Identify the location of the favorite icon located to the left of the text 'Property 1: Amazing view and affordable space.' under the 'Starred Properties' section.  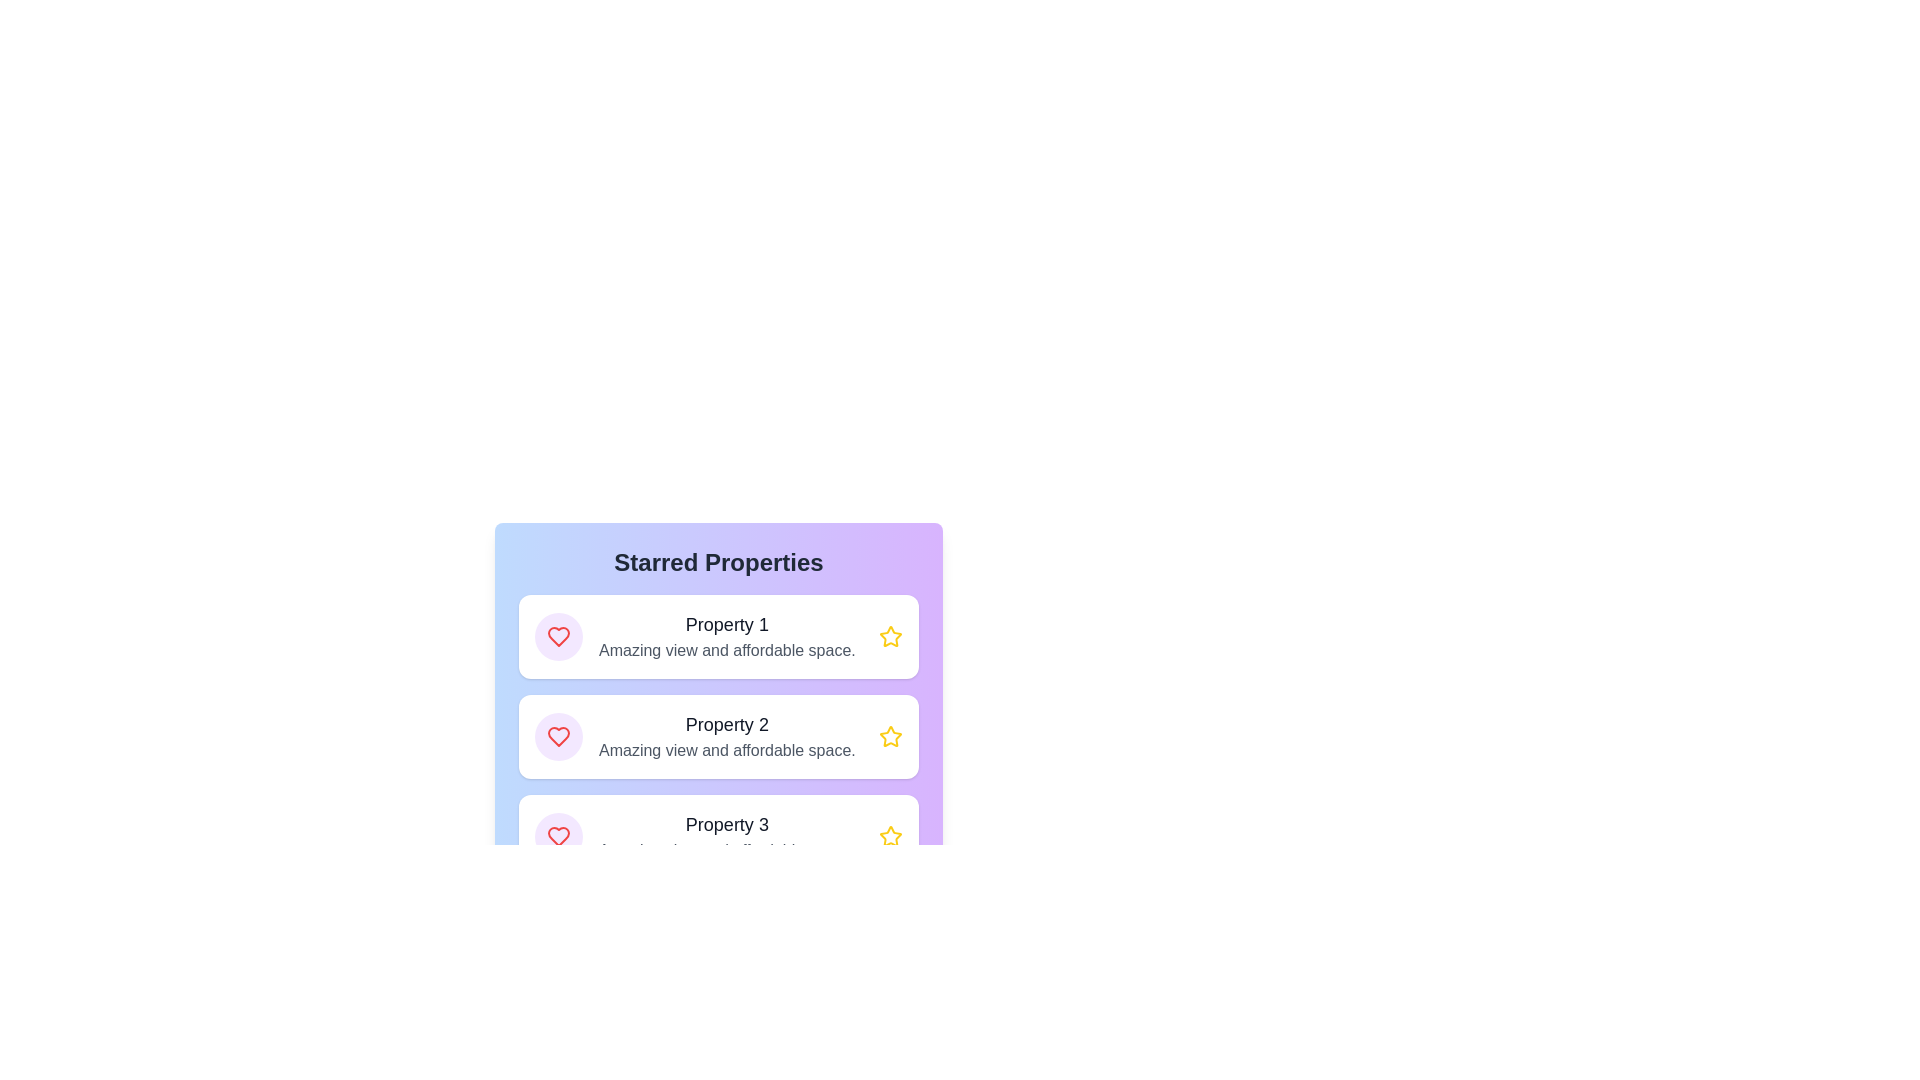
(558, 636).